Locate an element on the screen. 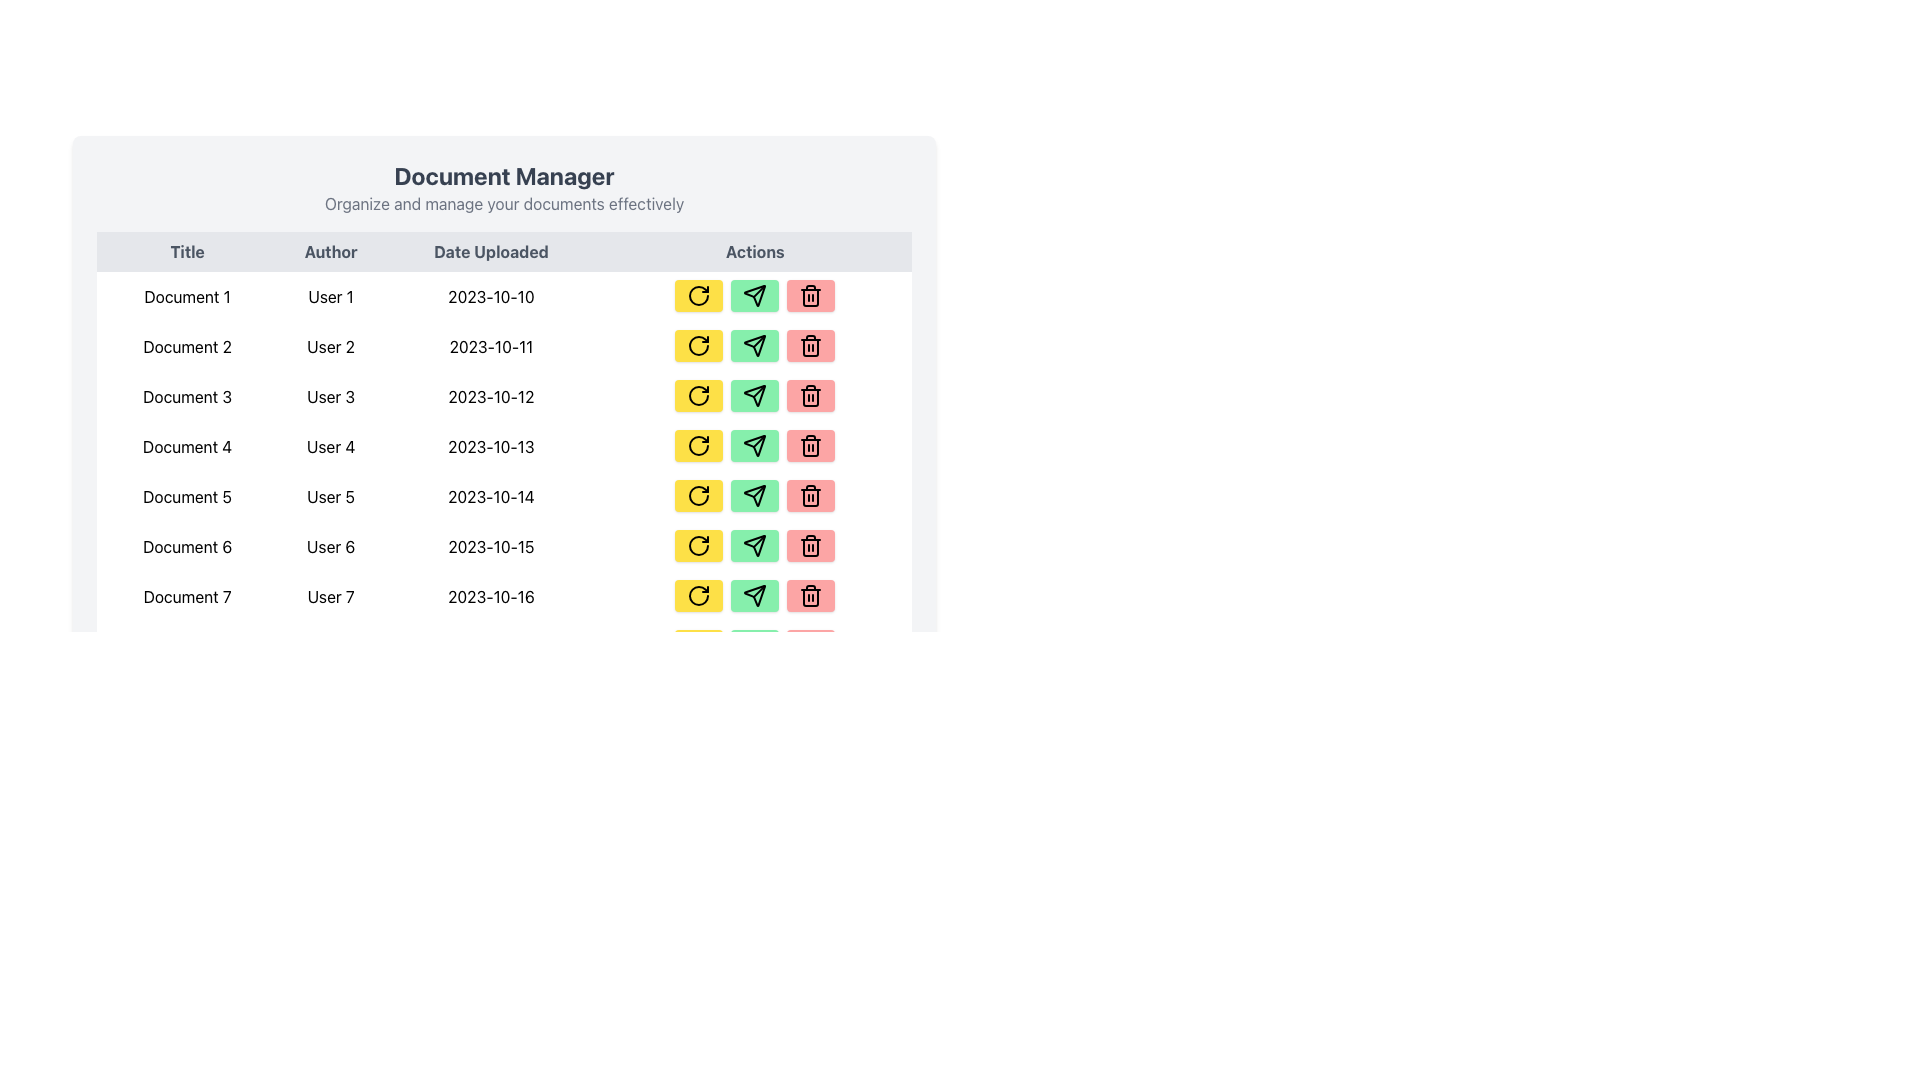 The height and width of the screenshot is (1080, 1920). the text element that reads 'User 5', which is part of the row labeled 'Document 5' in the 'Author' column of the table is located at coordinates (331, 496).